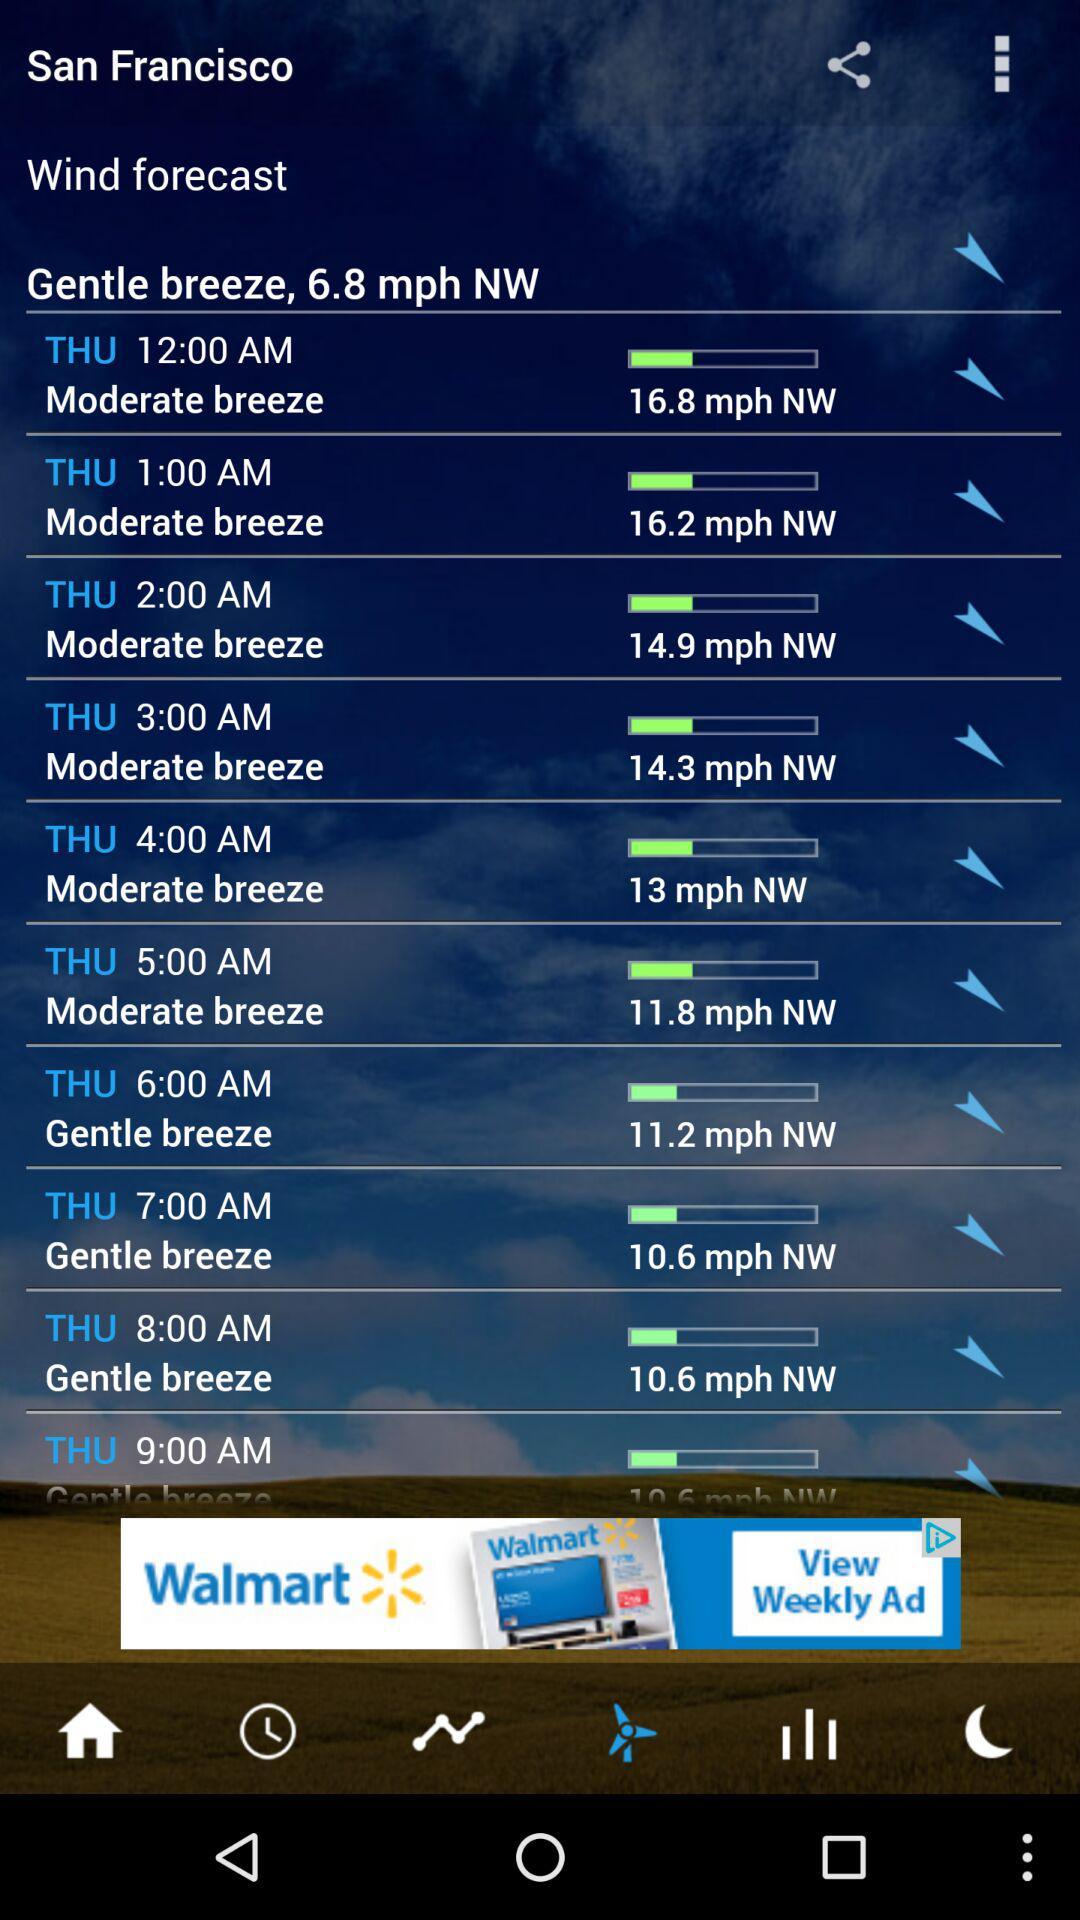  What do you see at coordinates (540, 1582) in the screenshot?
I see `the add` at bounding box center [540, 1582].